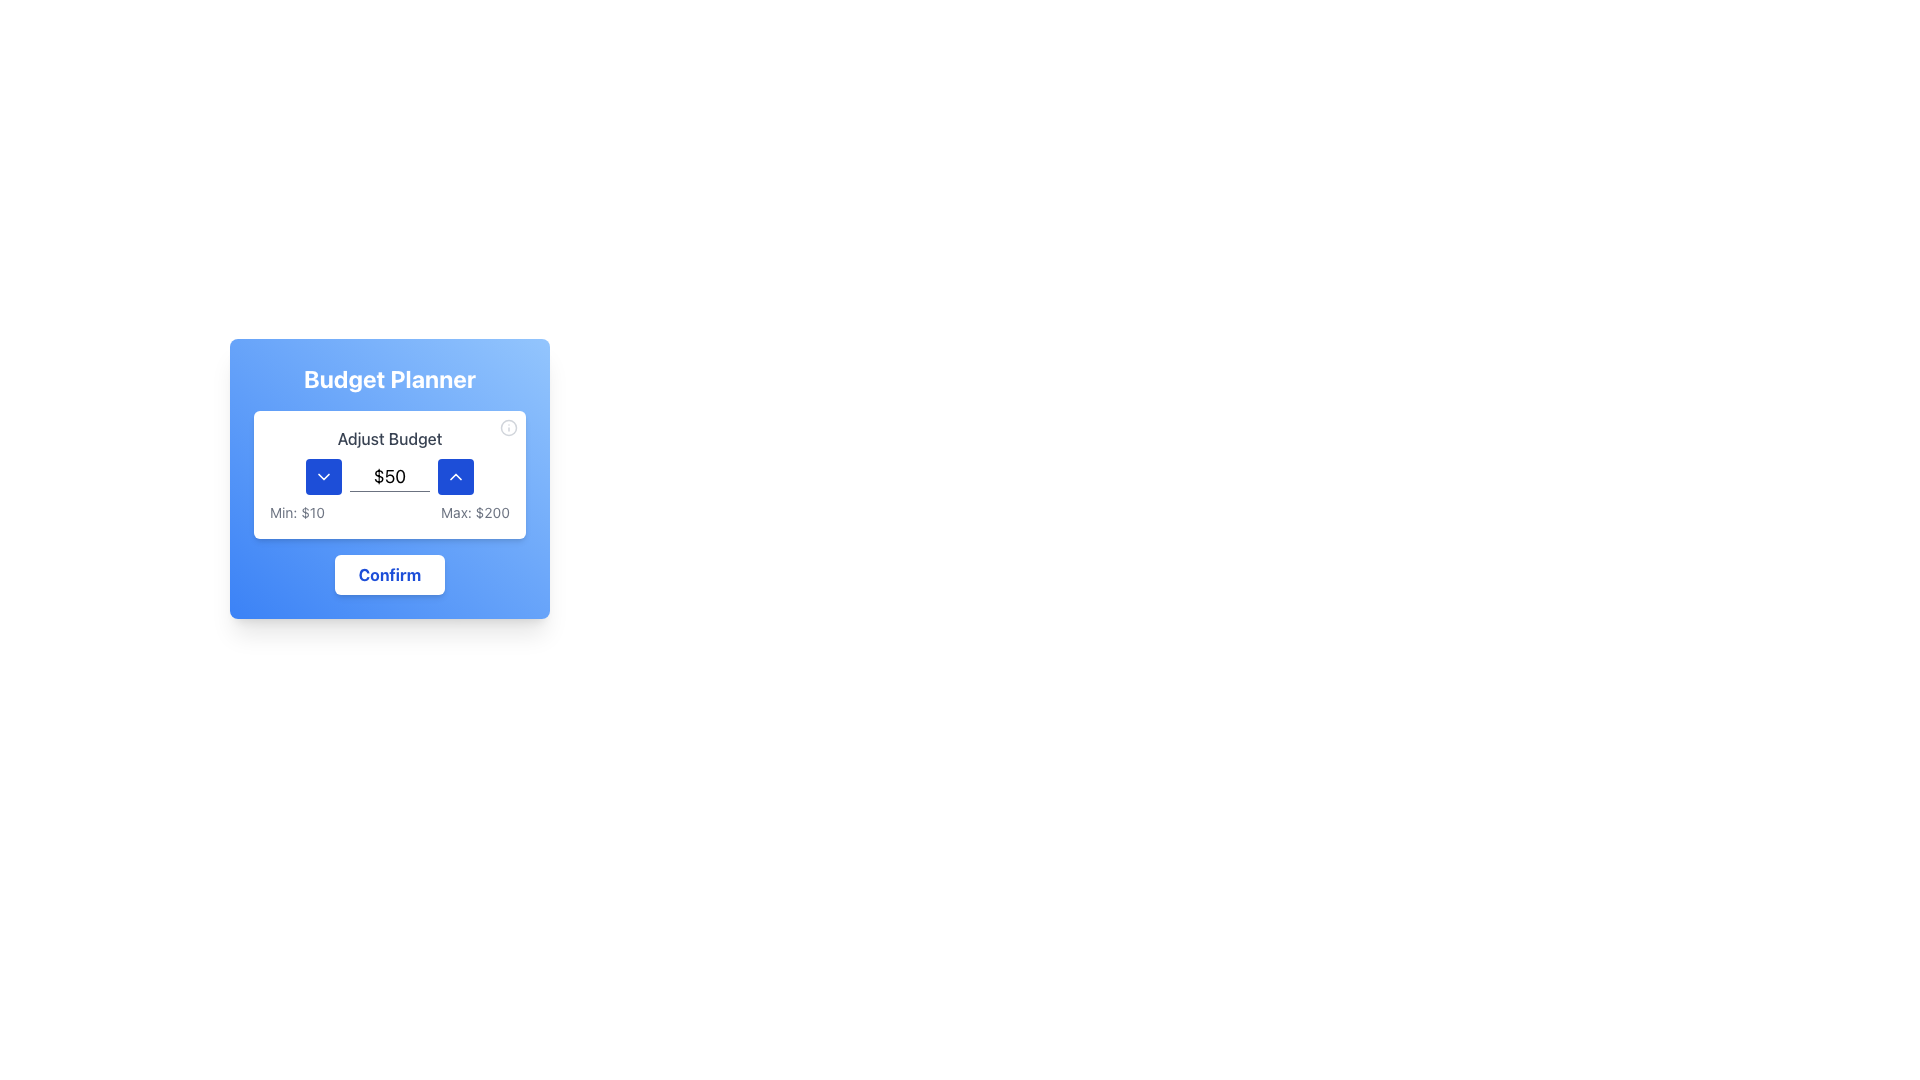  Describe the element at coordinates (389, 438) in the screenshot. I see `the Text Label that indicates the purpose of the associated numeric input field for adjusting the budget amount in the 'Budget Planner' modal` at that location.